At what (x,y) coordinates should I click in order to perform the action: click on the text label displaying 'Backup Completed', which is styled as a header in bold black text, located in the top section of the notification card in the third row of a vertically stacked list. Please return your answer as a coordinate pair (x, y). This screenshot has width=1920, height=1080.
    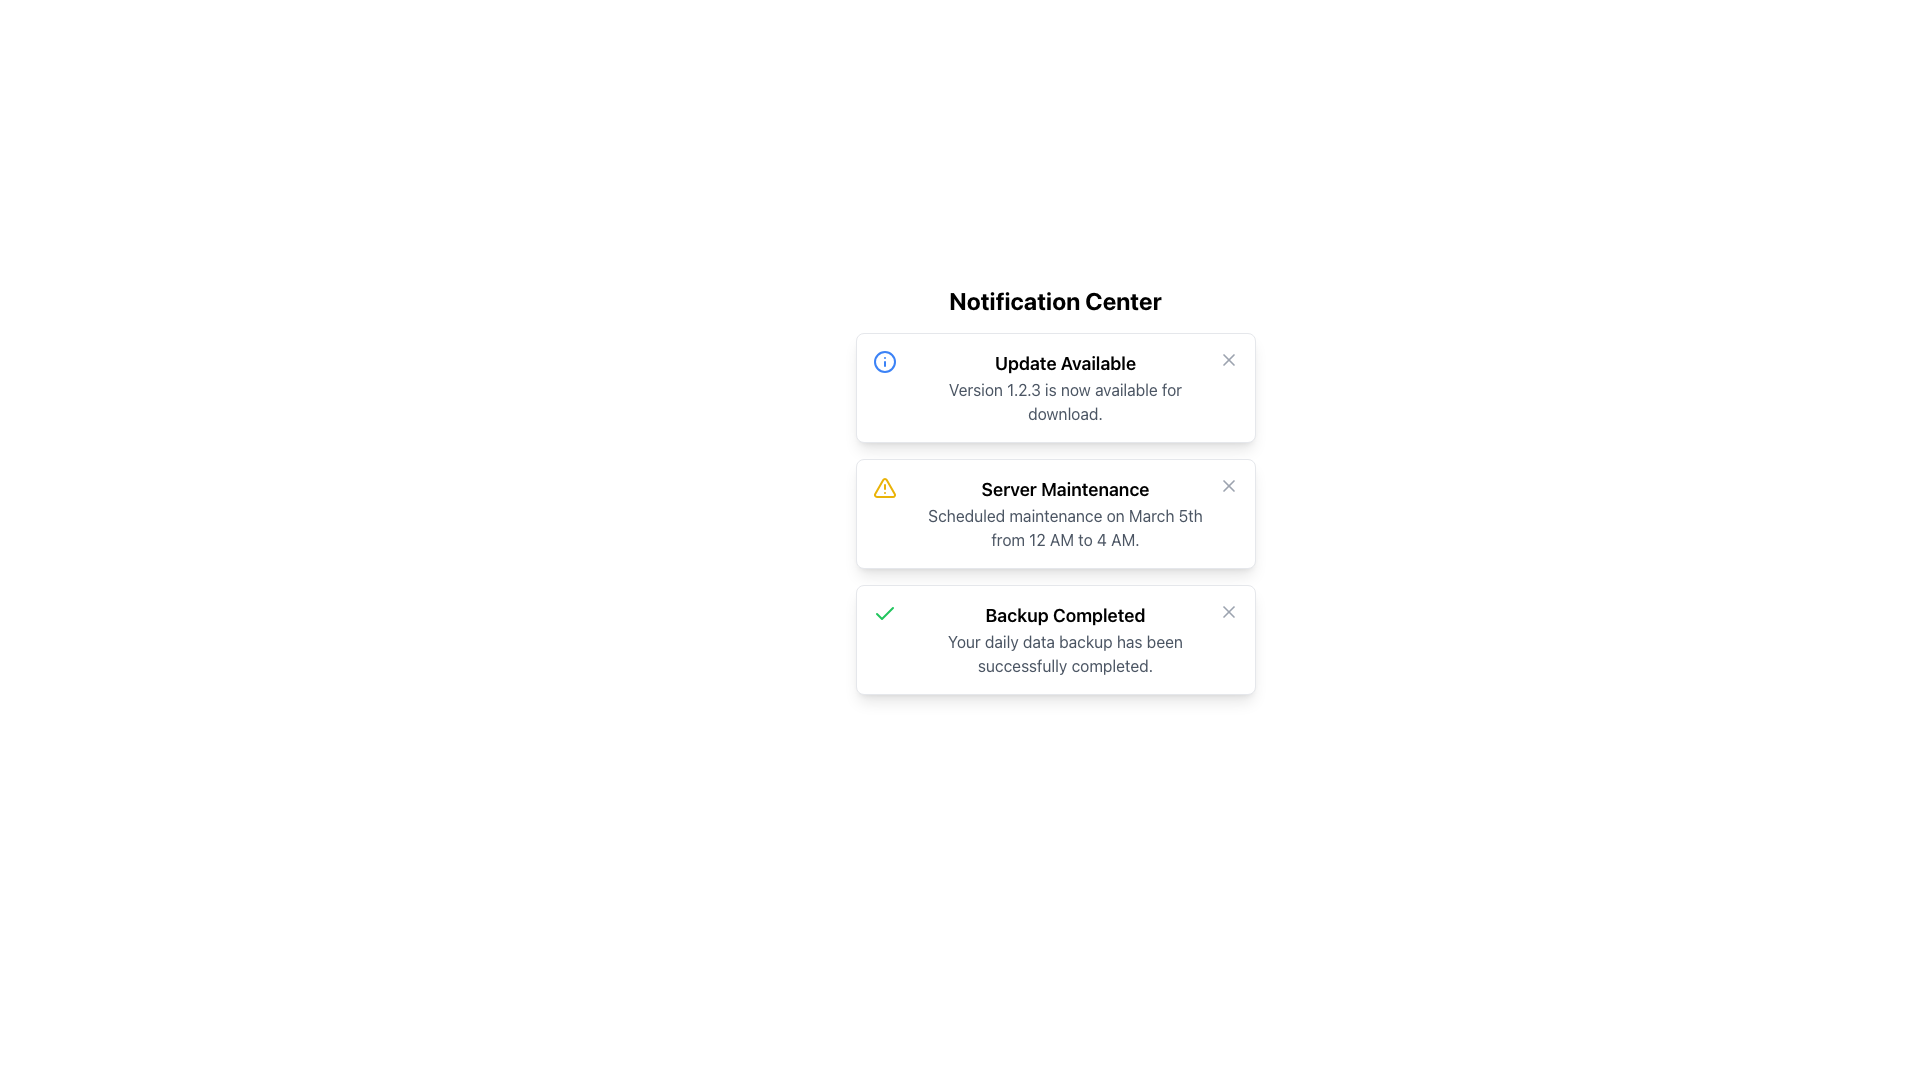
    Looking at the image, I should click on (1064, 615).